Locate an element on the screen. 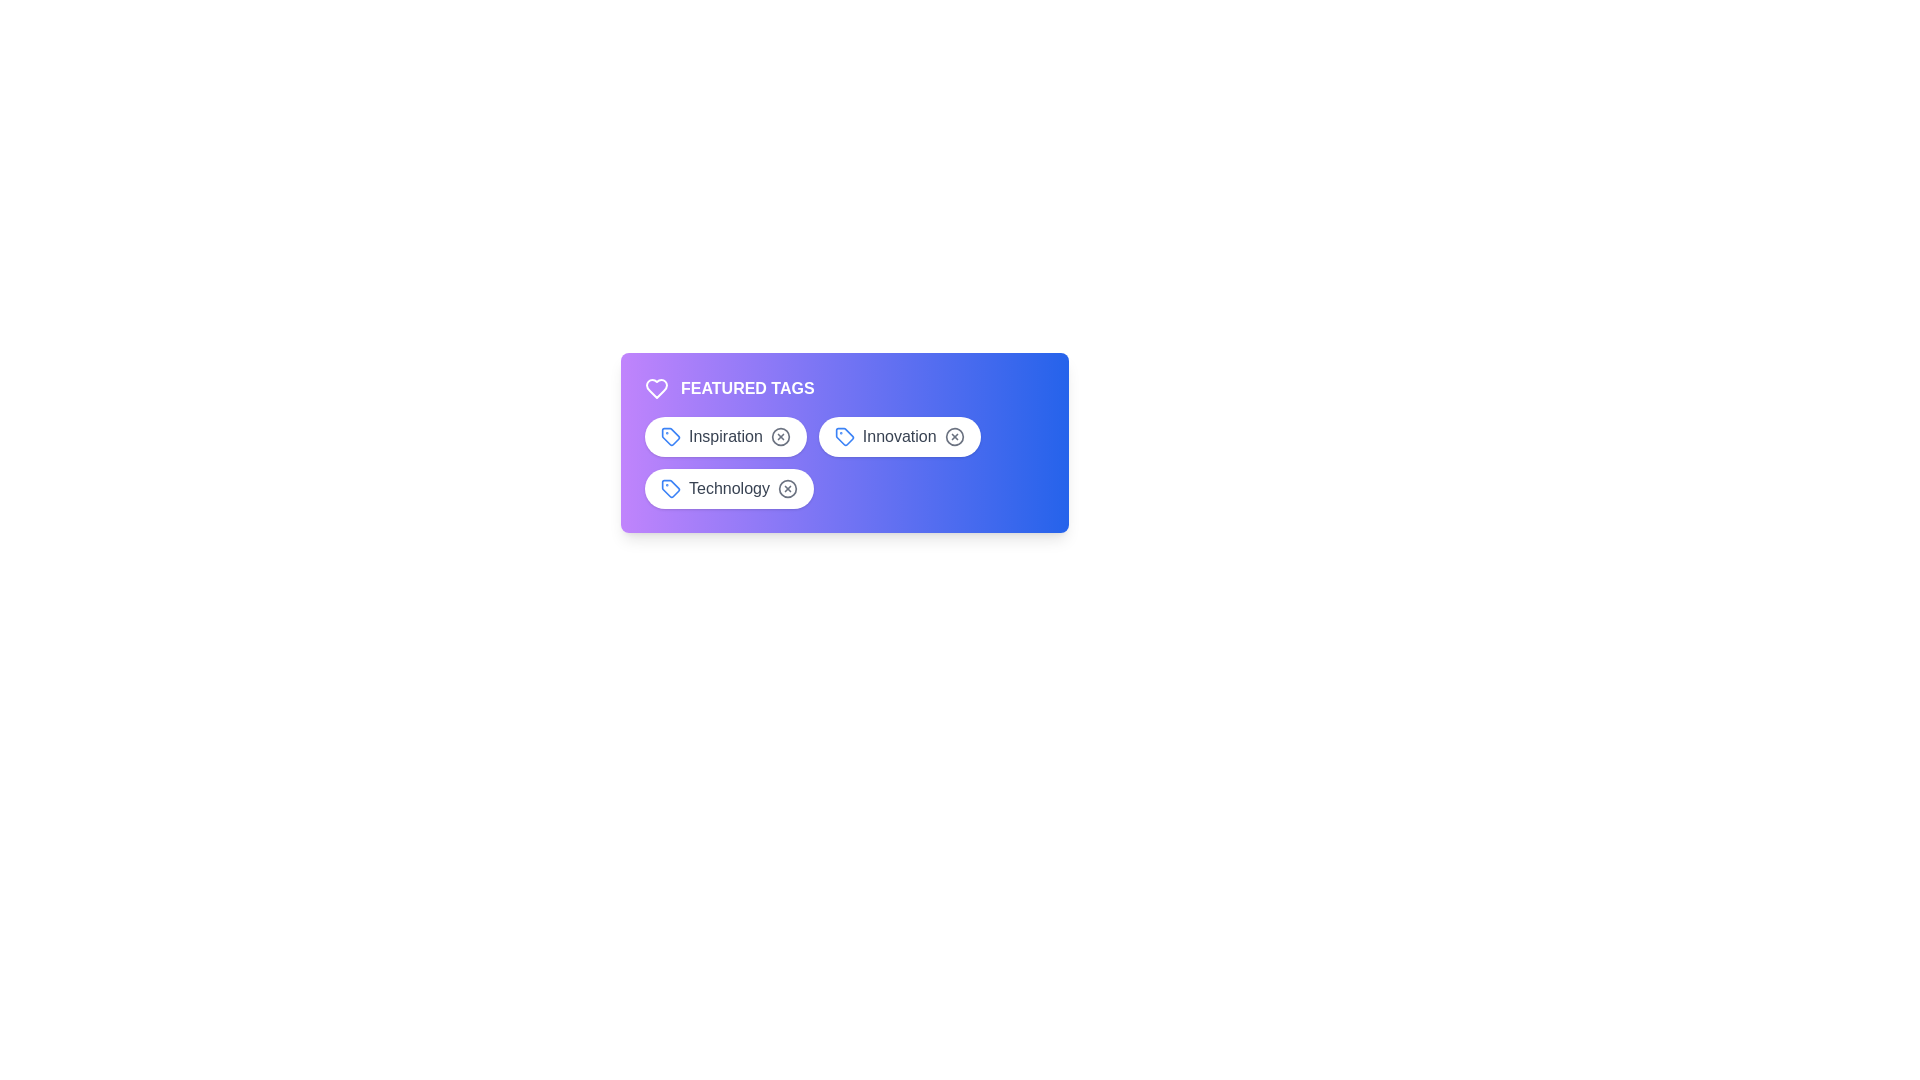 The height and width of the screenshot is (1080, 1920). the 'Innovation' text label, which is the second tag in the 'FEATURED TAGS' section, used for filtering or organizing content related to innovation is located at coordinates (898, 435).